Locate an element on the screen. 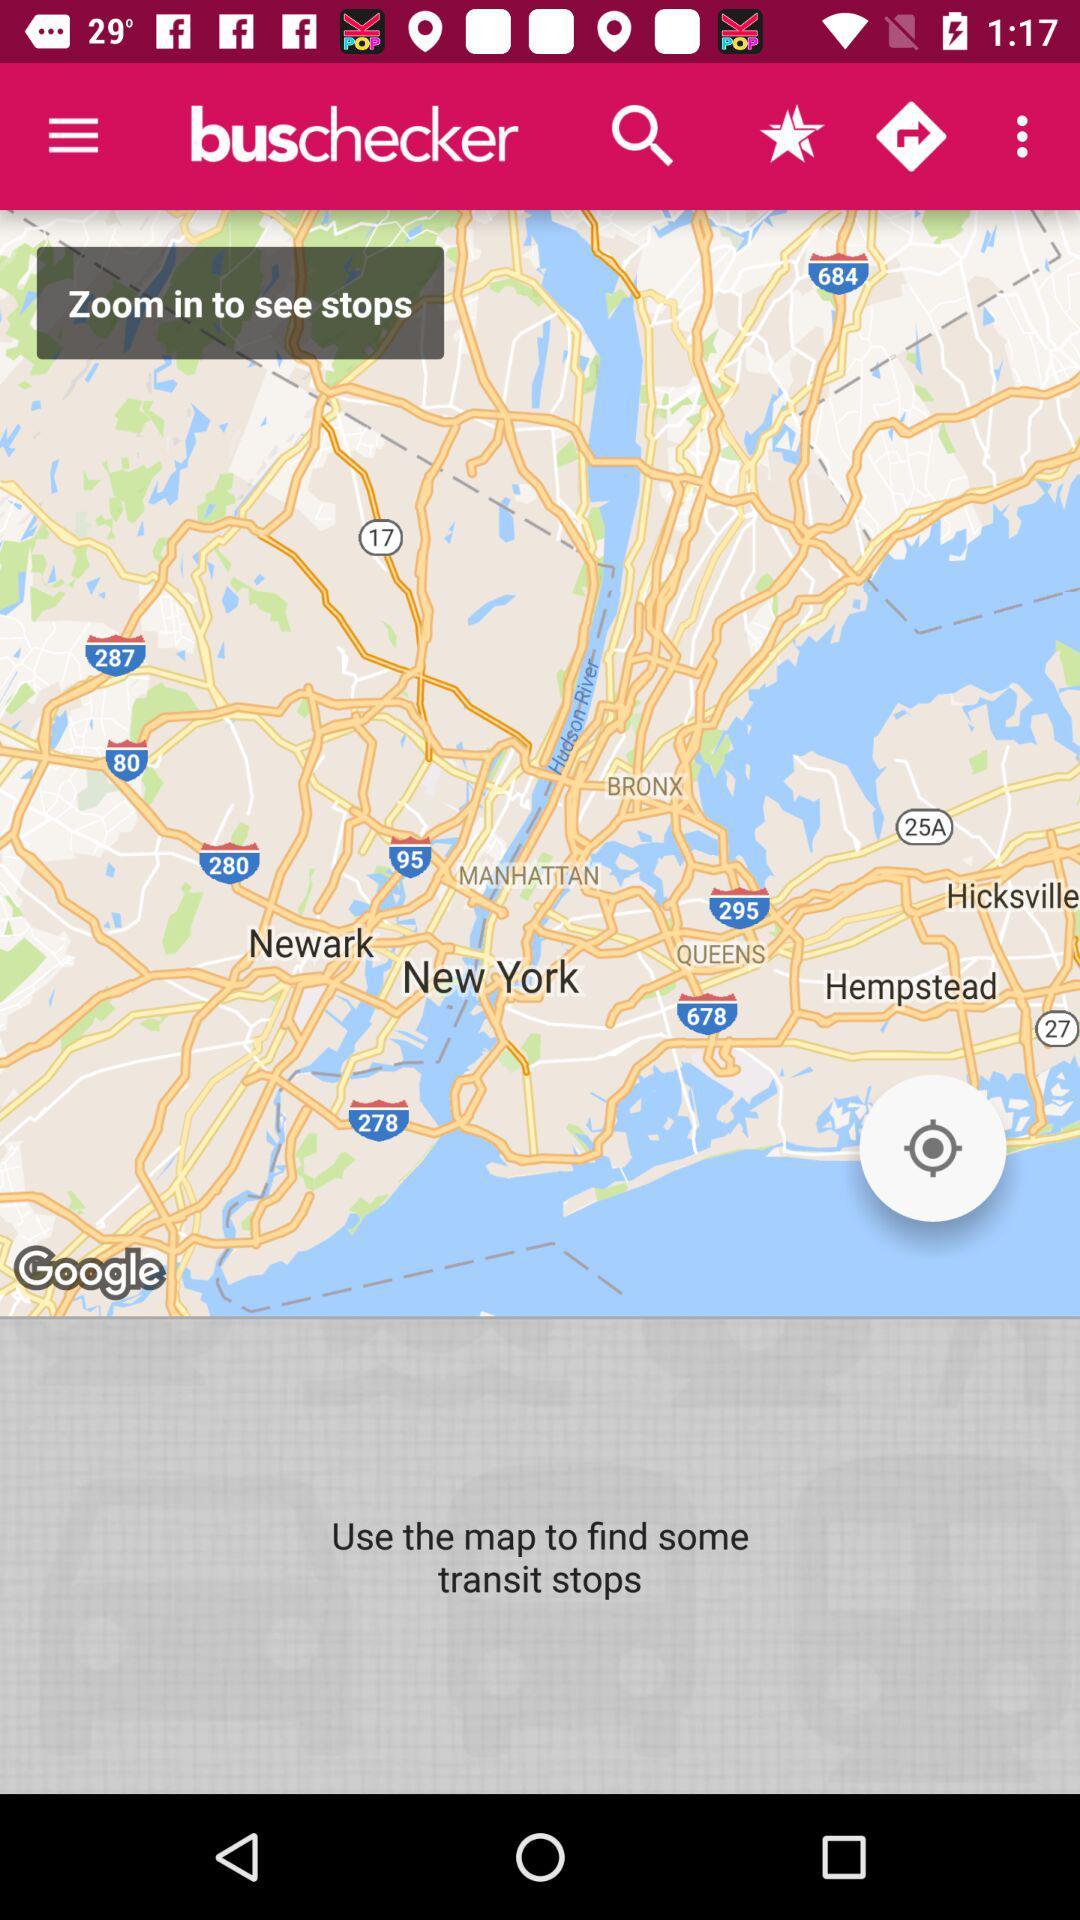 The height and width of the screenshot is (1920, 1080). favorites icon which is on the right side of search icon is located at coordinates (789, 136).